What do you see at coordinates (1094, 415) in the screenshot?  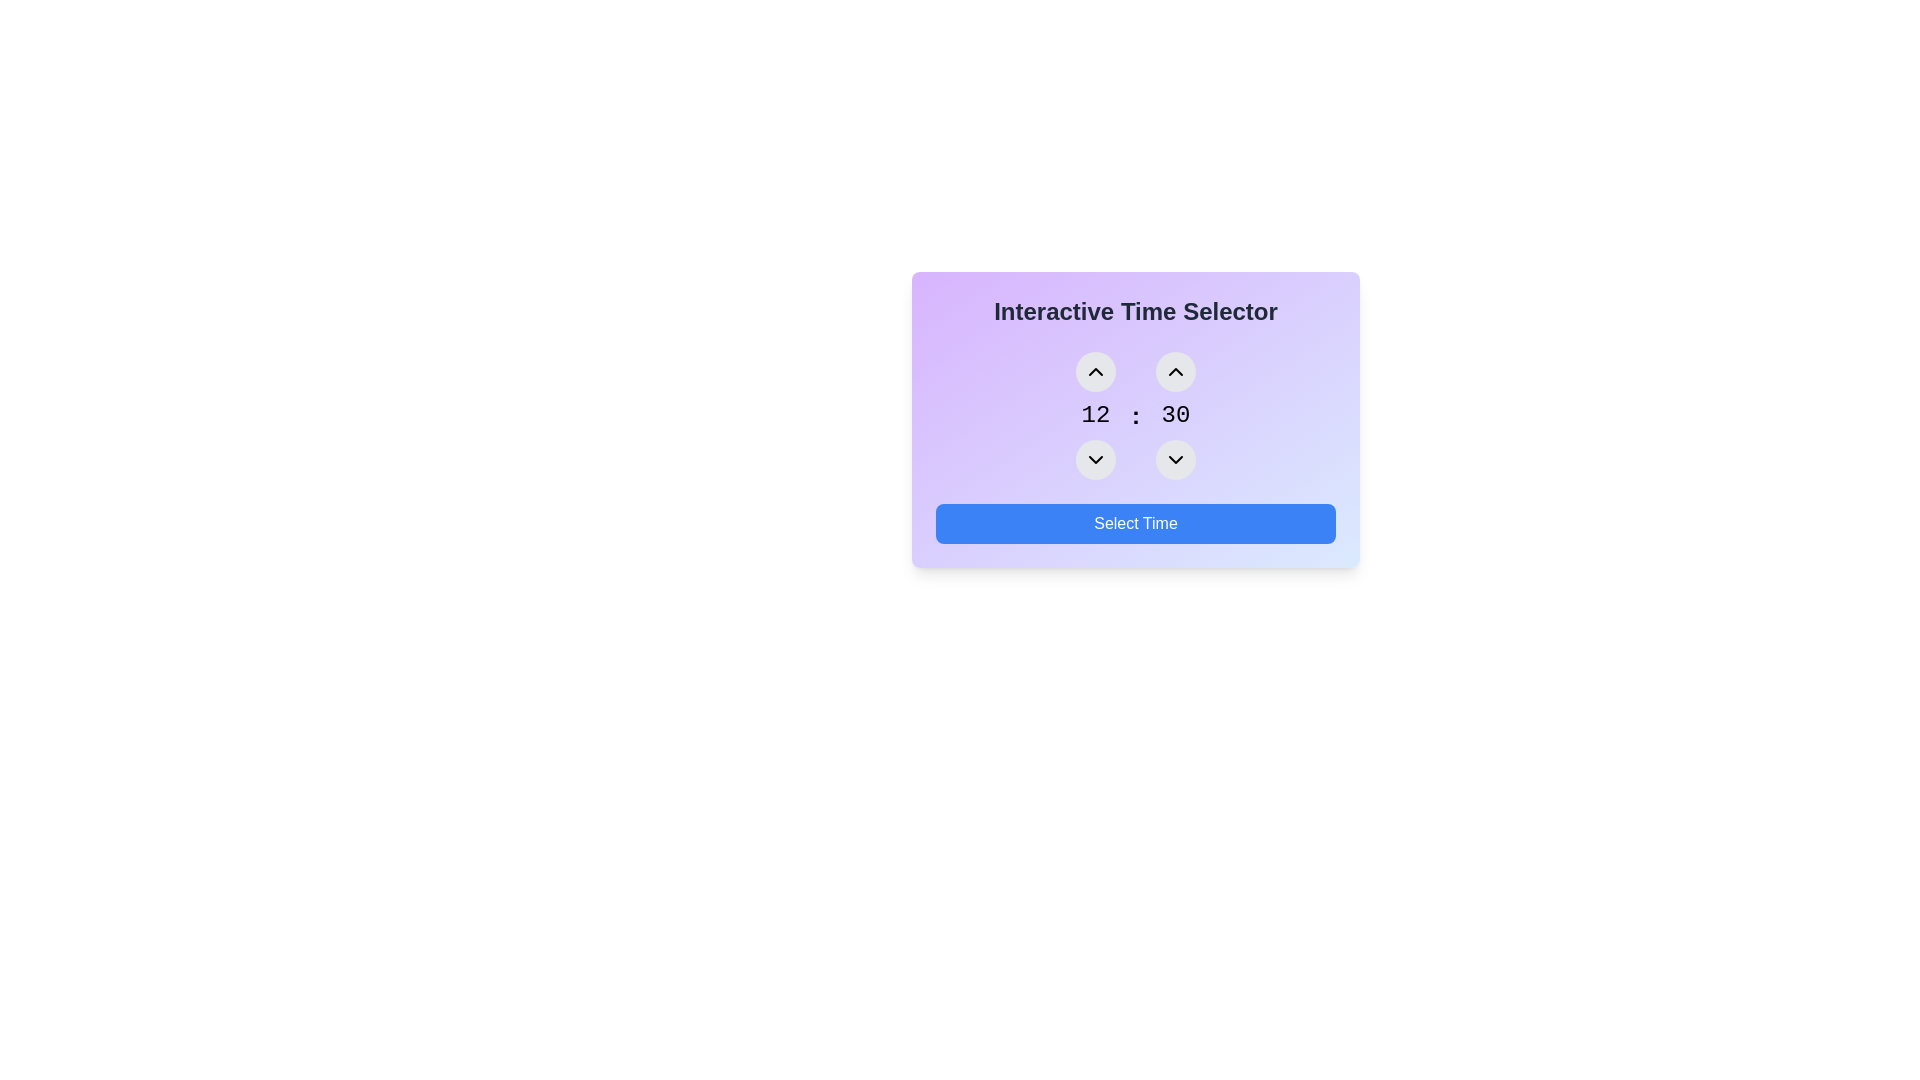 I see `the numeric label displaying the value '12', which is styled in a large, monospaced font and positioned centrally between two circular buttons in a time selector component` at bounding box center [1094, 415].